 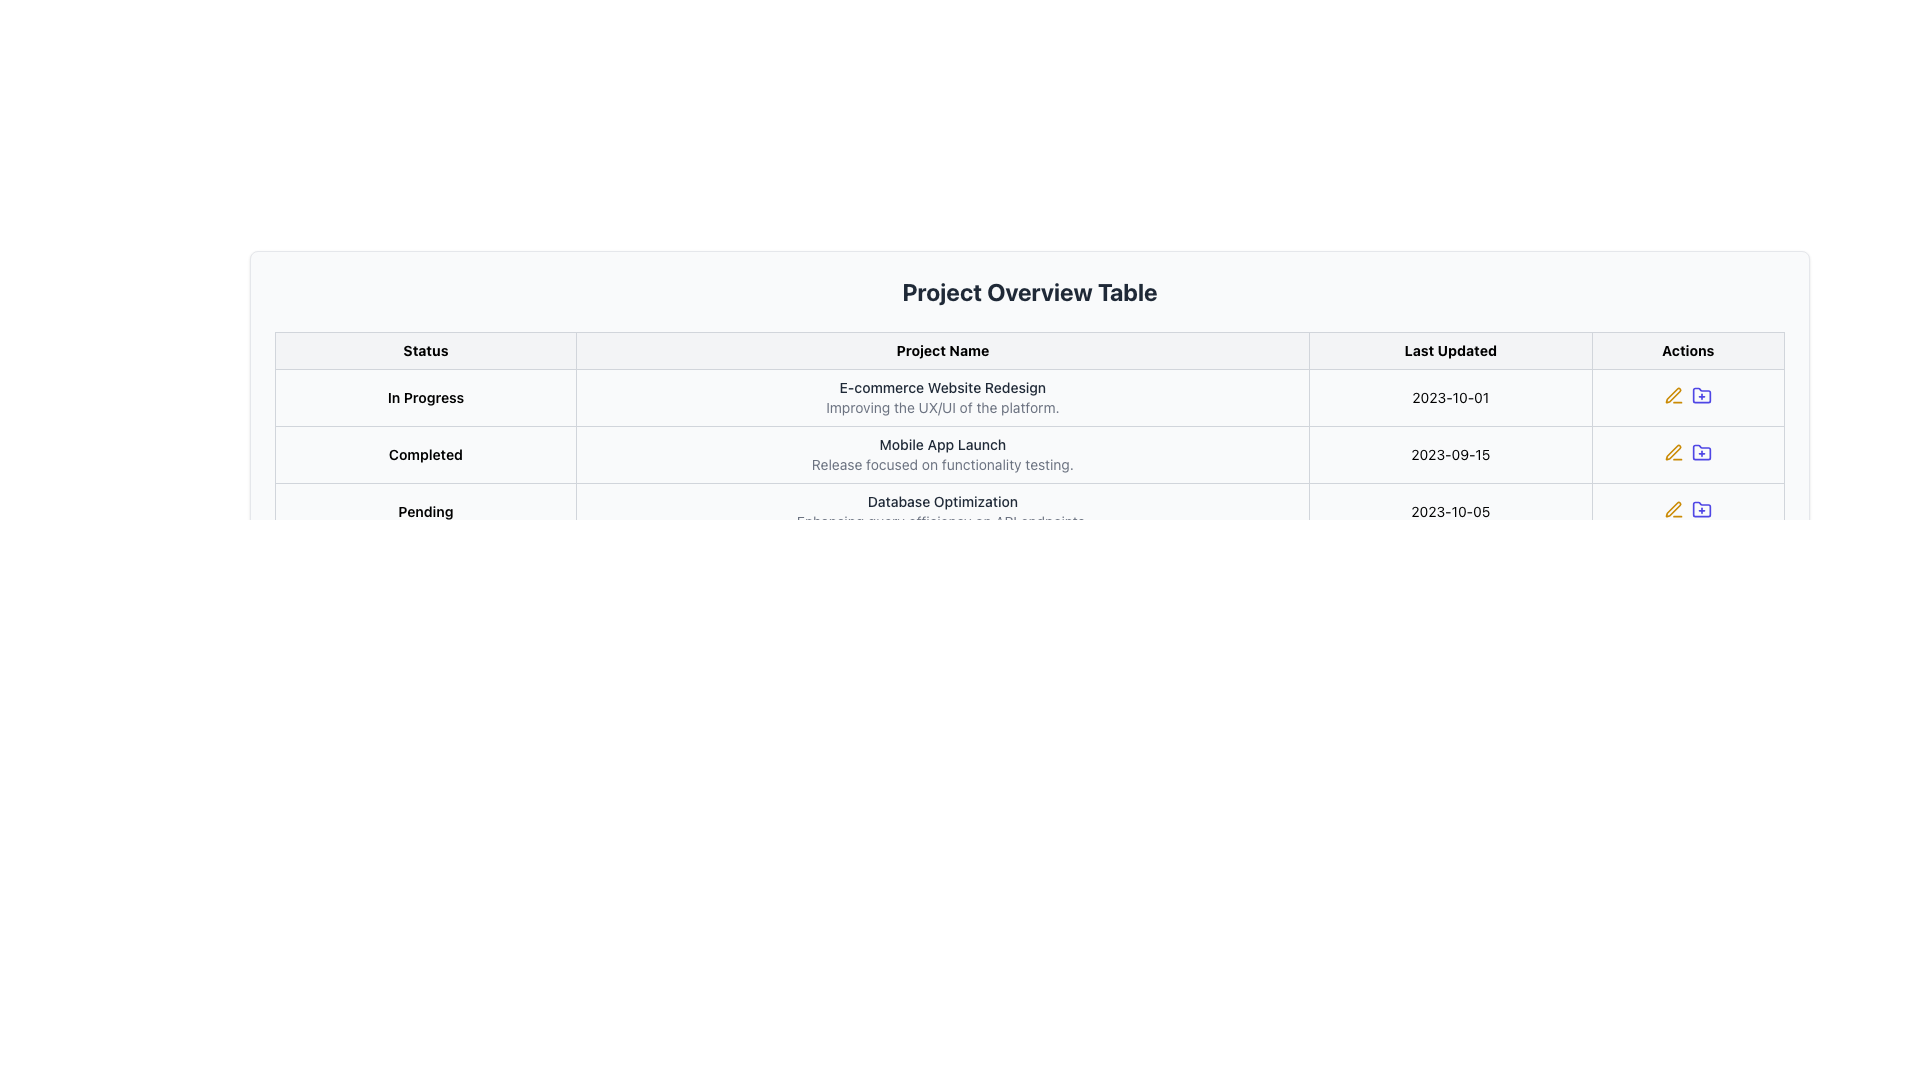 What do you see at coordinates (424, 455) in the screenshot?
I see `the text label indicating the status of the project or task in the second row of the 'Status' column of the table, which shows that it is completed` at bounding box center [424, 455].